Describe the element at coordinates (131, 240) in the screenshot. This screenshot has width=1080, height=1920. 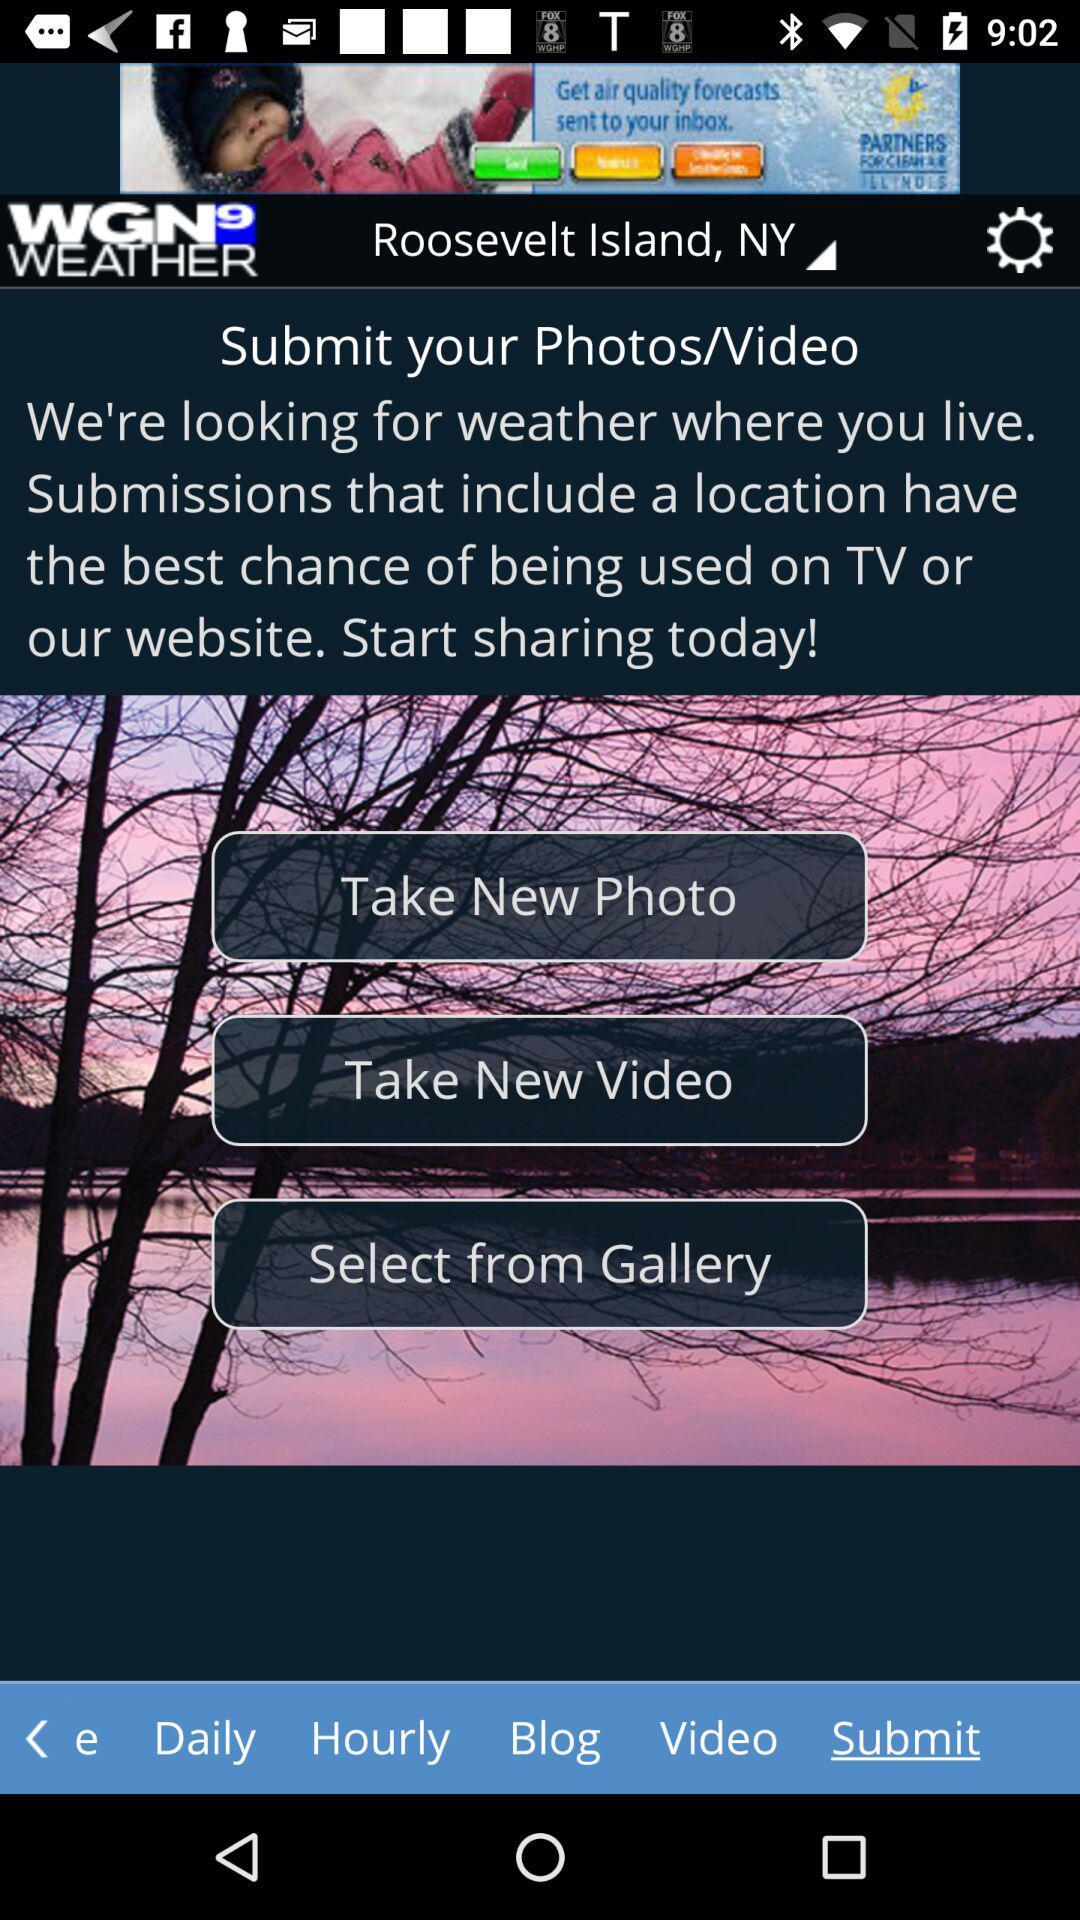
I see `the item to the left of roosevelt island, ny icon` at that location.